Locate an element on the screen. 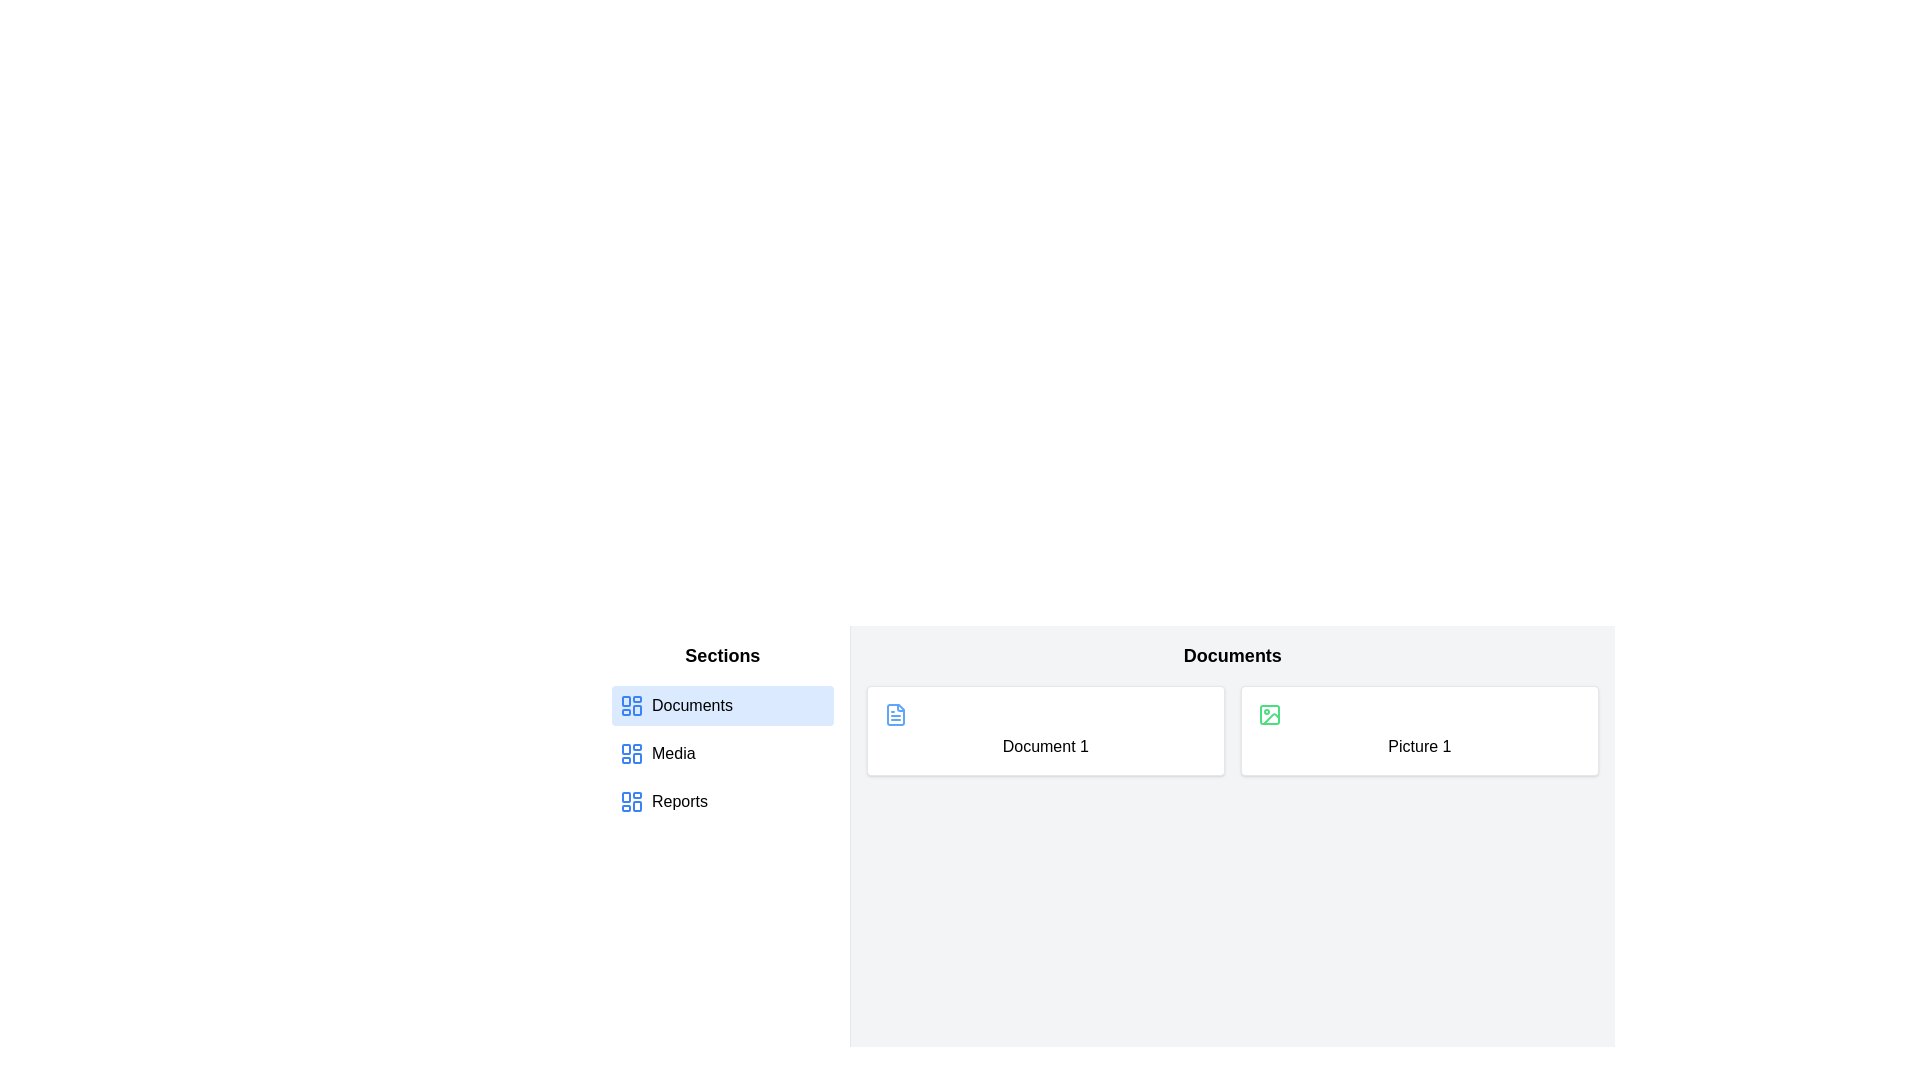  the 'Reports' text label in the vertical navigation menu, which is the third navigation item below 'Documents' and 'Media' is located at coordinates (680, 801).